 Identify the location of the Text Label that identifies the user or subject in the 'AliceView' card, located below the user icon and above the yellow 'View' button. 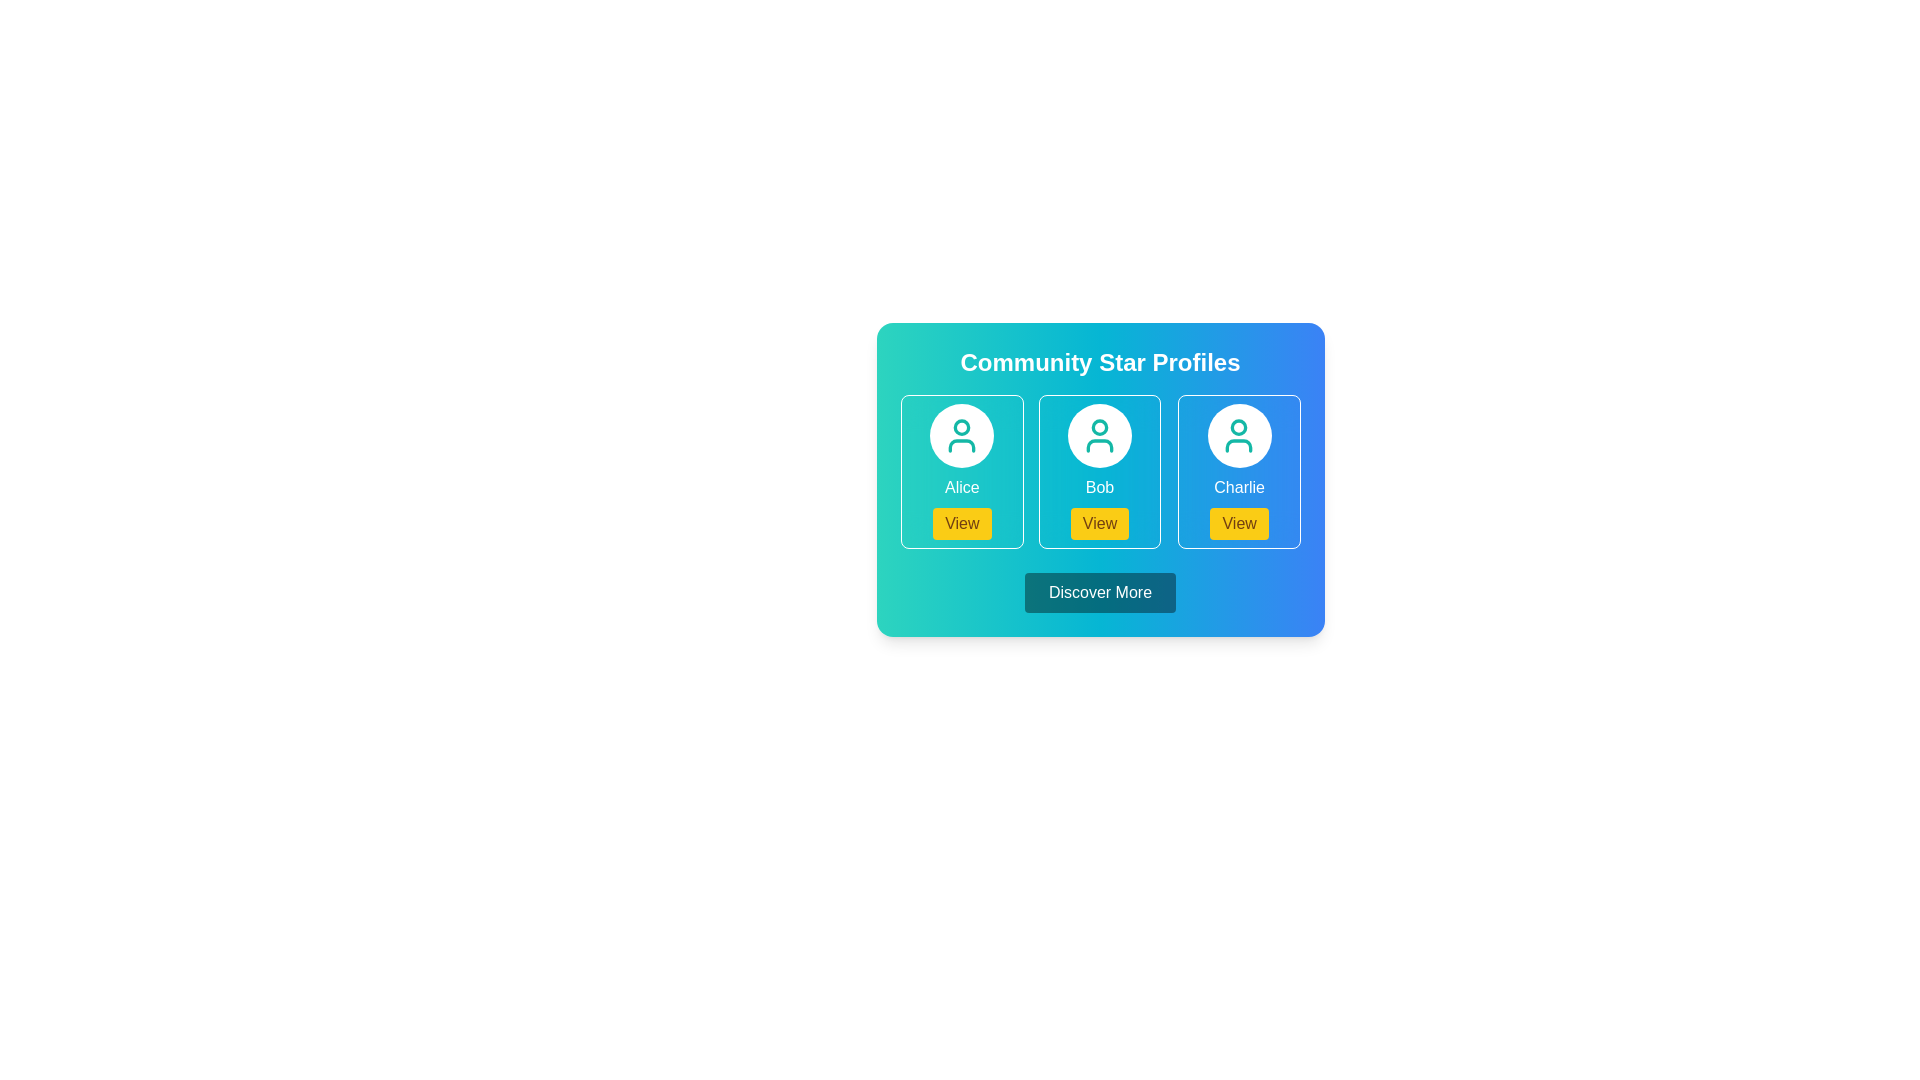
(961, 488).